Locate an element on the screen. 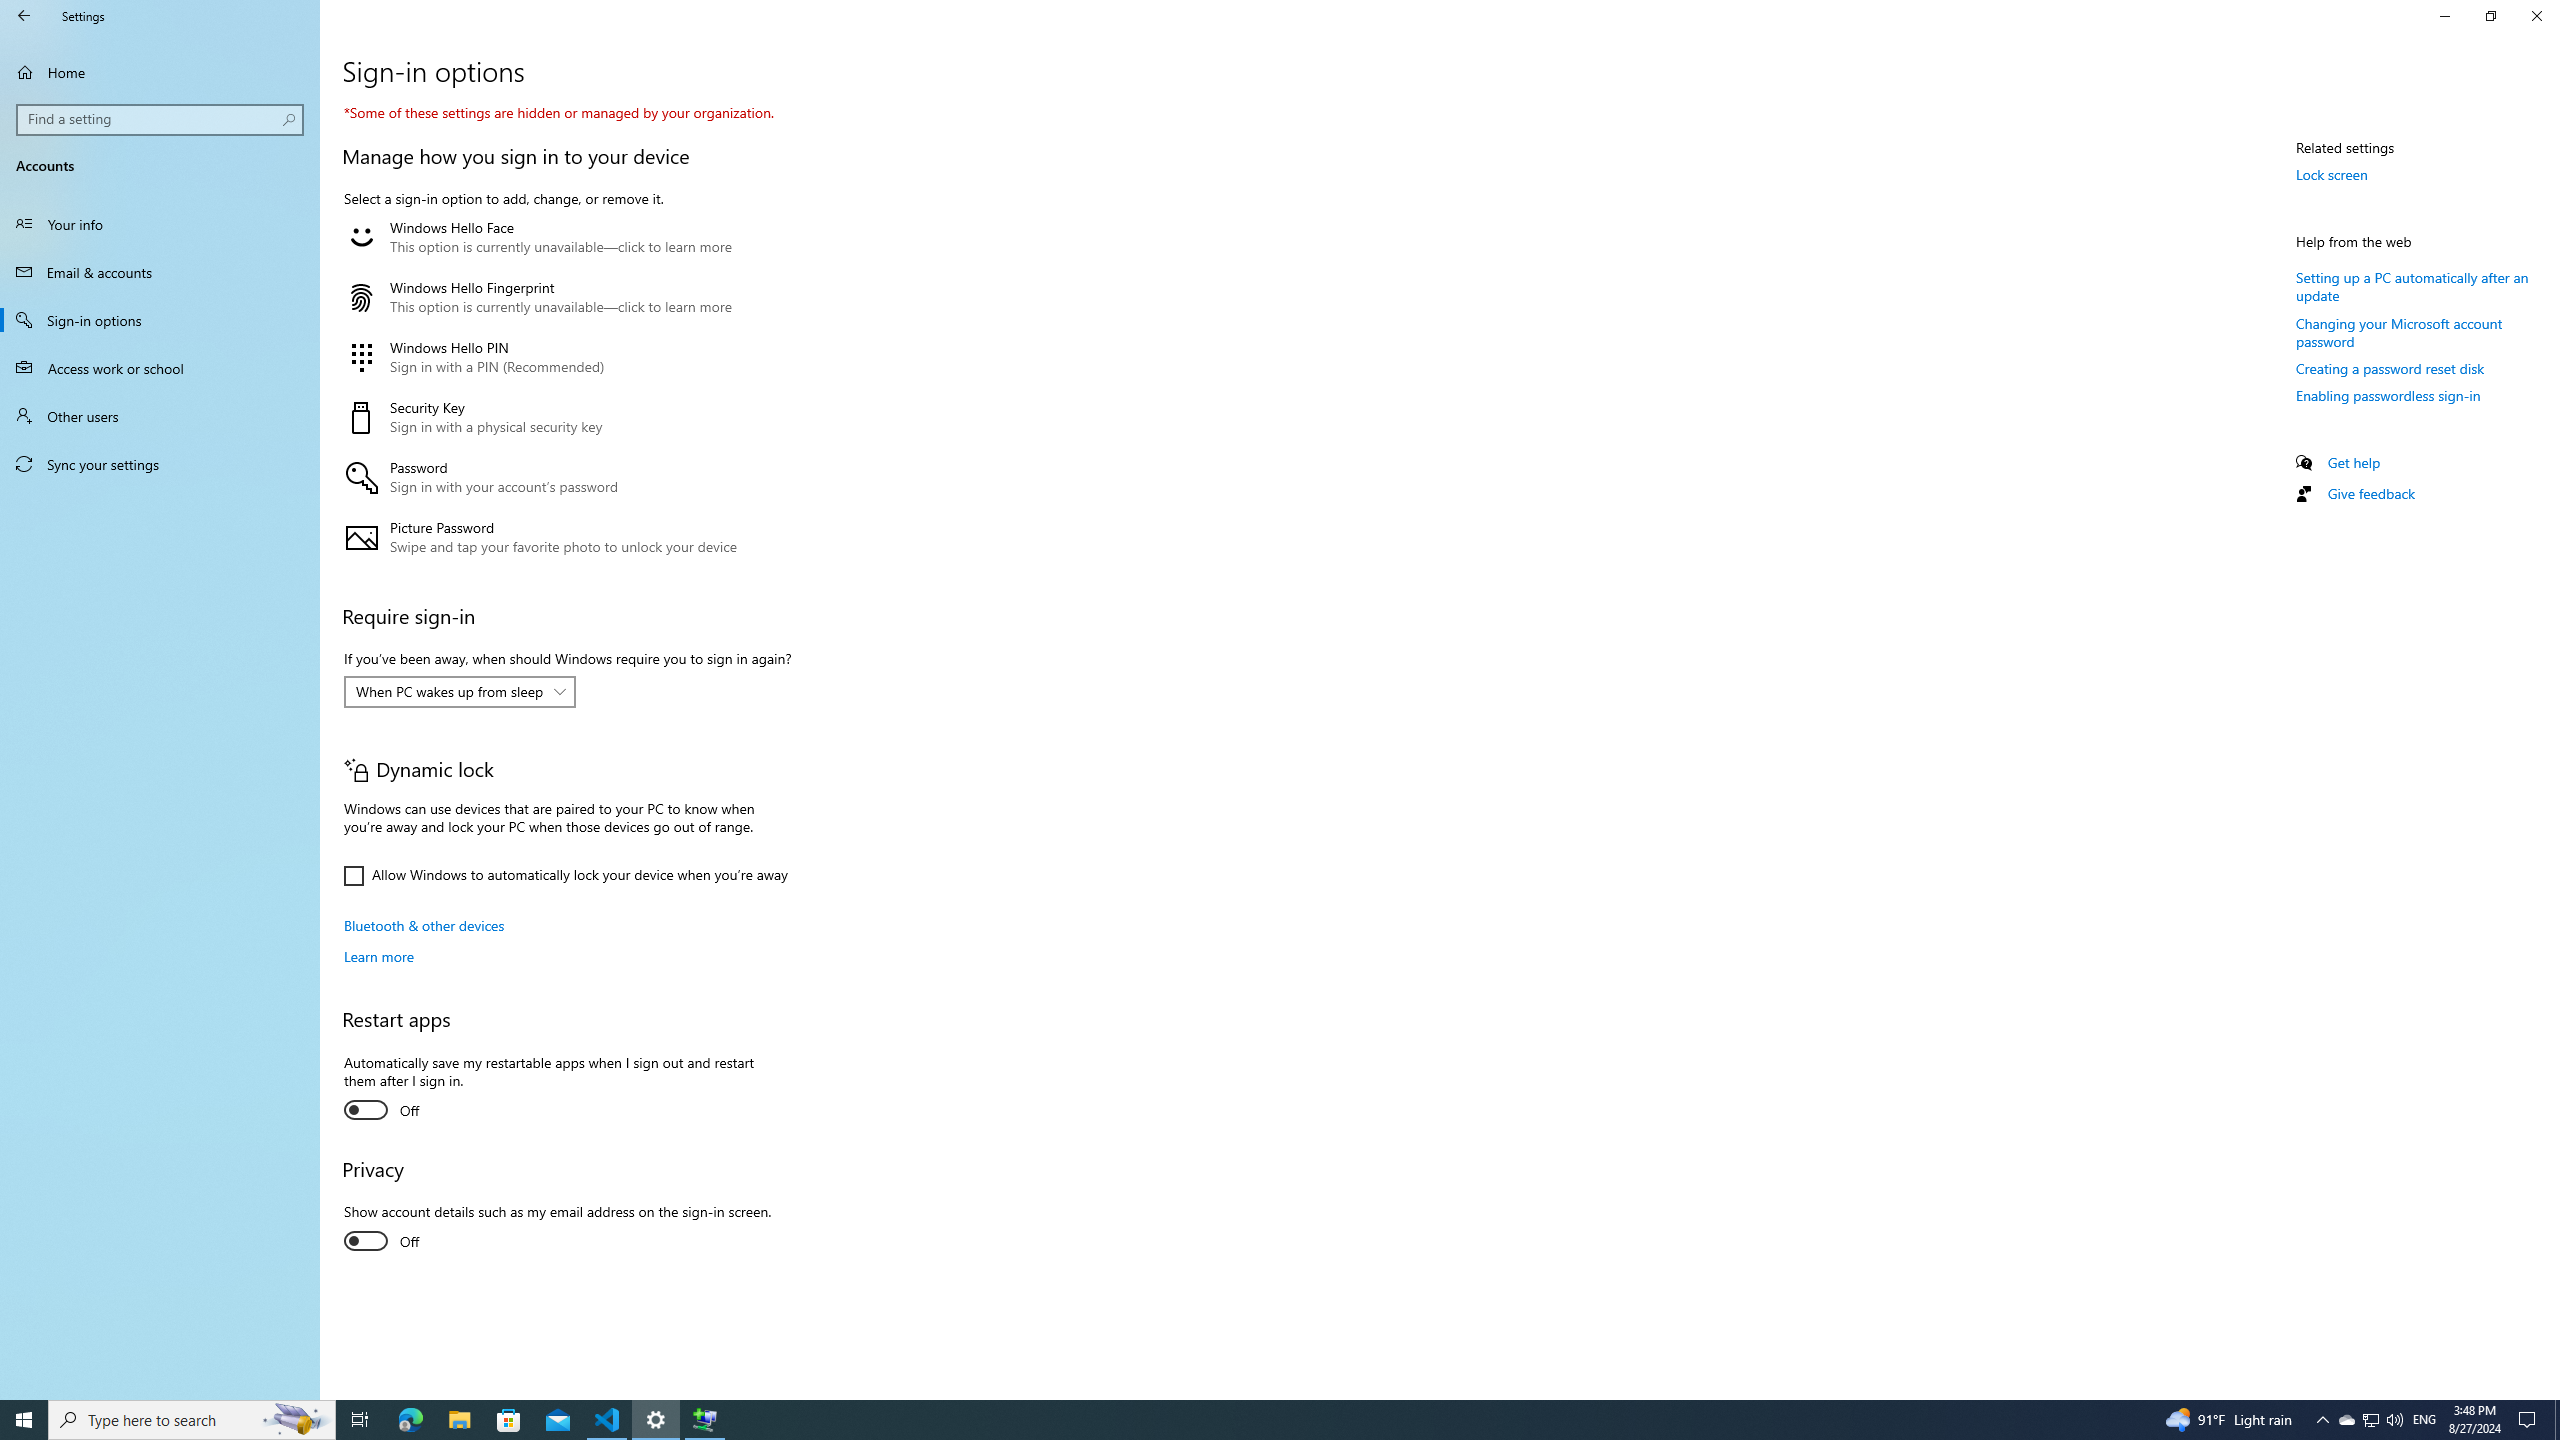  'Tray Input Indicator - English (United States)' is located at coordinates (2424, 1418).